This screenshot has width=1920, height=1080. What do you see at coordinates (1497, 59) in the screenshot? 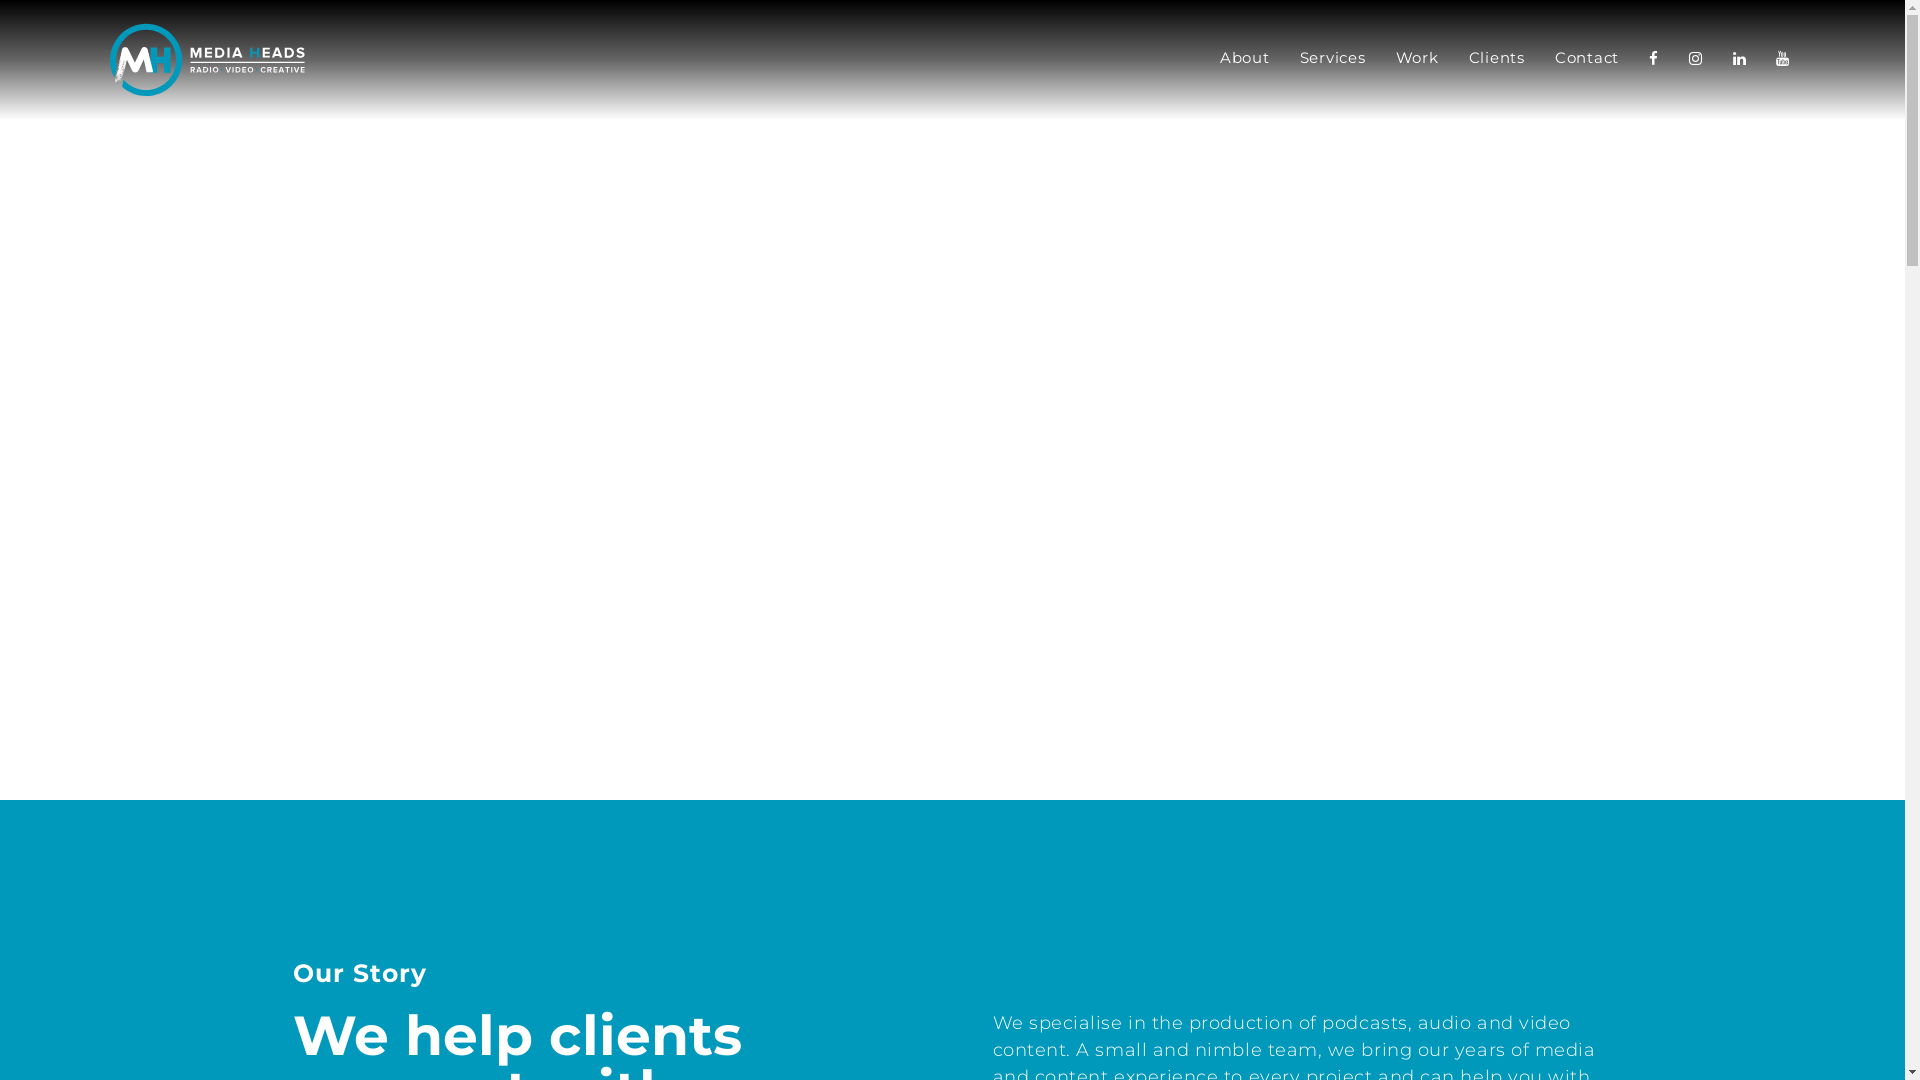
I see `'Clients'` at bounding box center [1497, 59].